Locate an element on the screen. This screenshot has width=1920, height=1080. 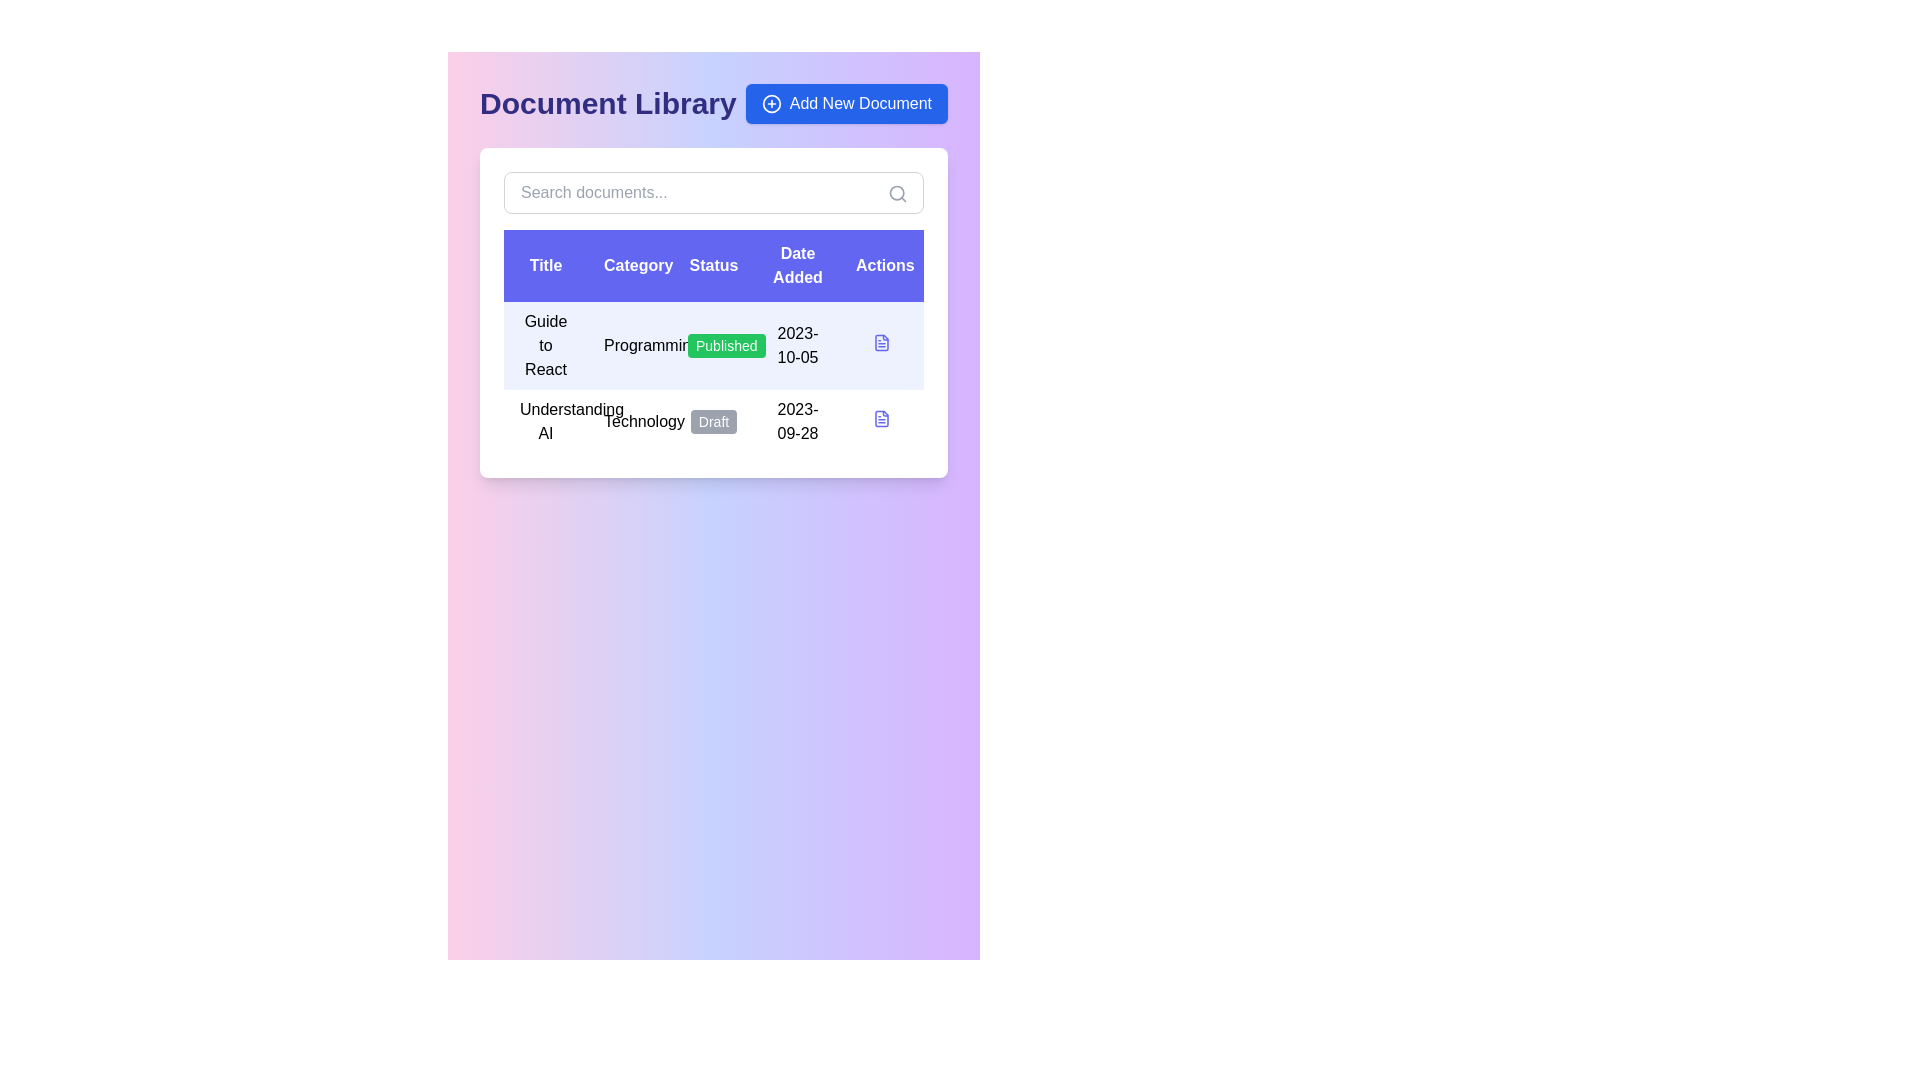
the 'Status' header label, which is a bold white text on a purple background, centrally located within a table structure at the top of the interface is located at coordinates (714, 265).